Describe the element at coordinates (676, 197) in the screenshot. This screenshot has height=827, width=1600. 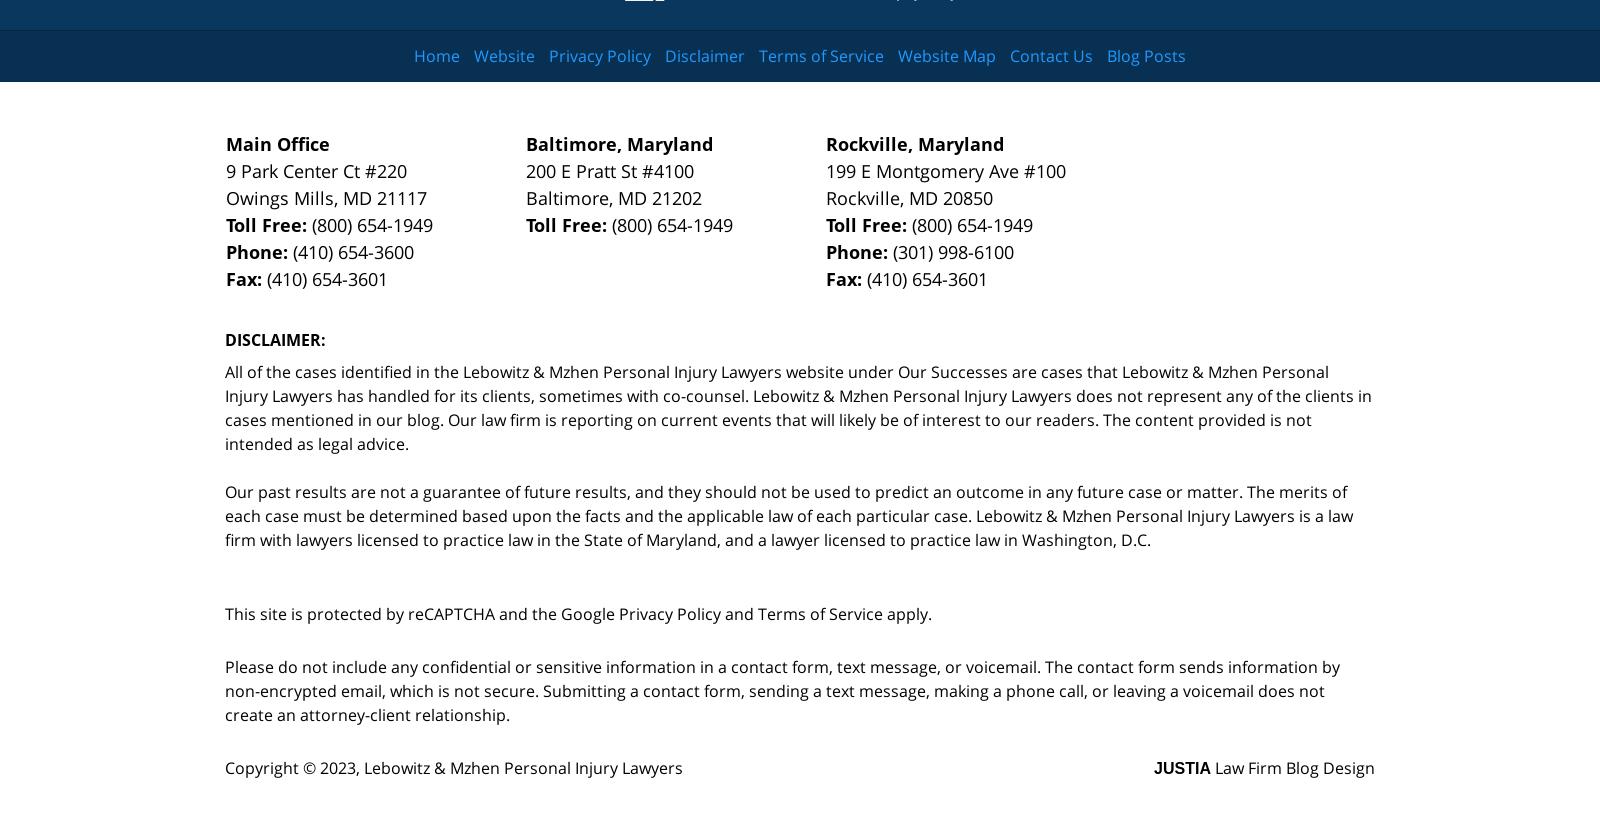
I see `'21202'` at that location.